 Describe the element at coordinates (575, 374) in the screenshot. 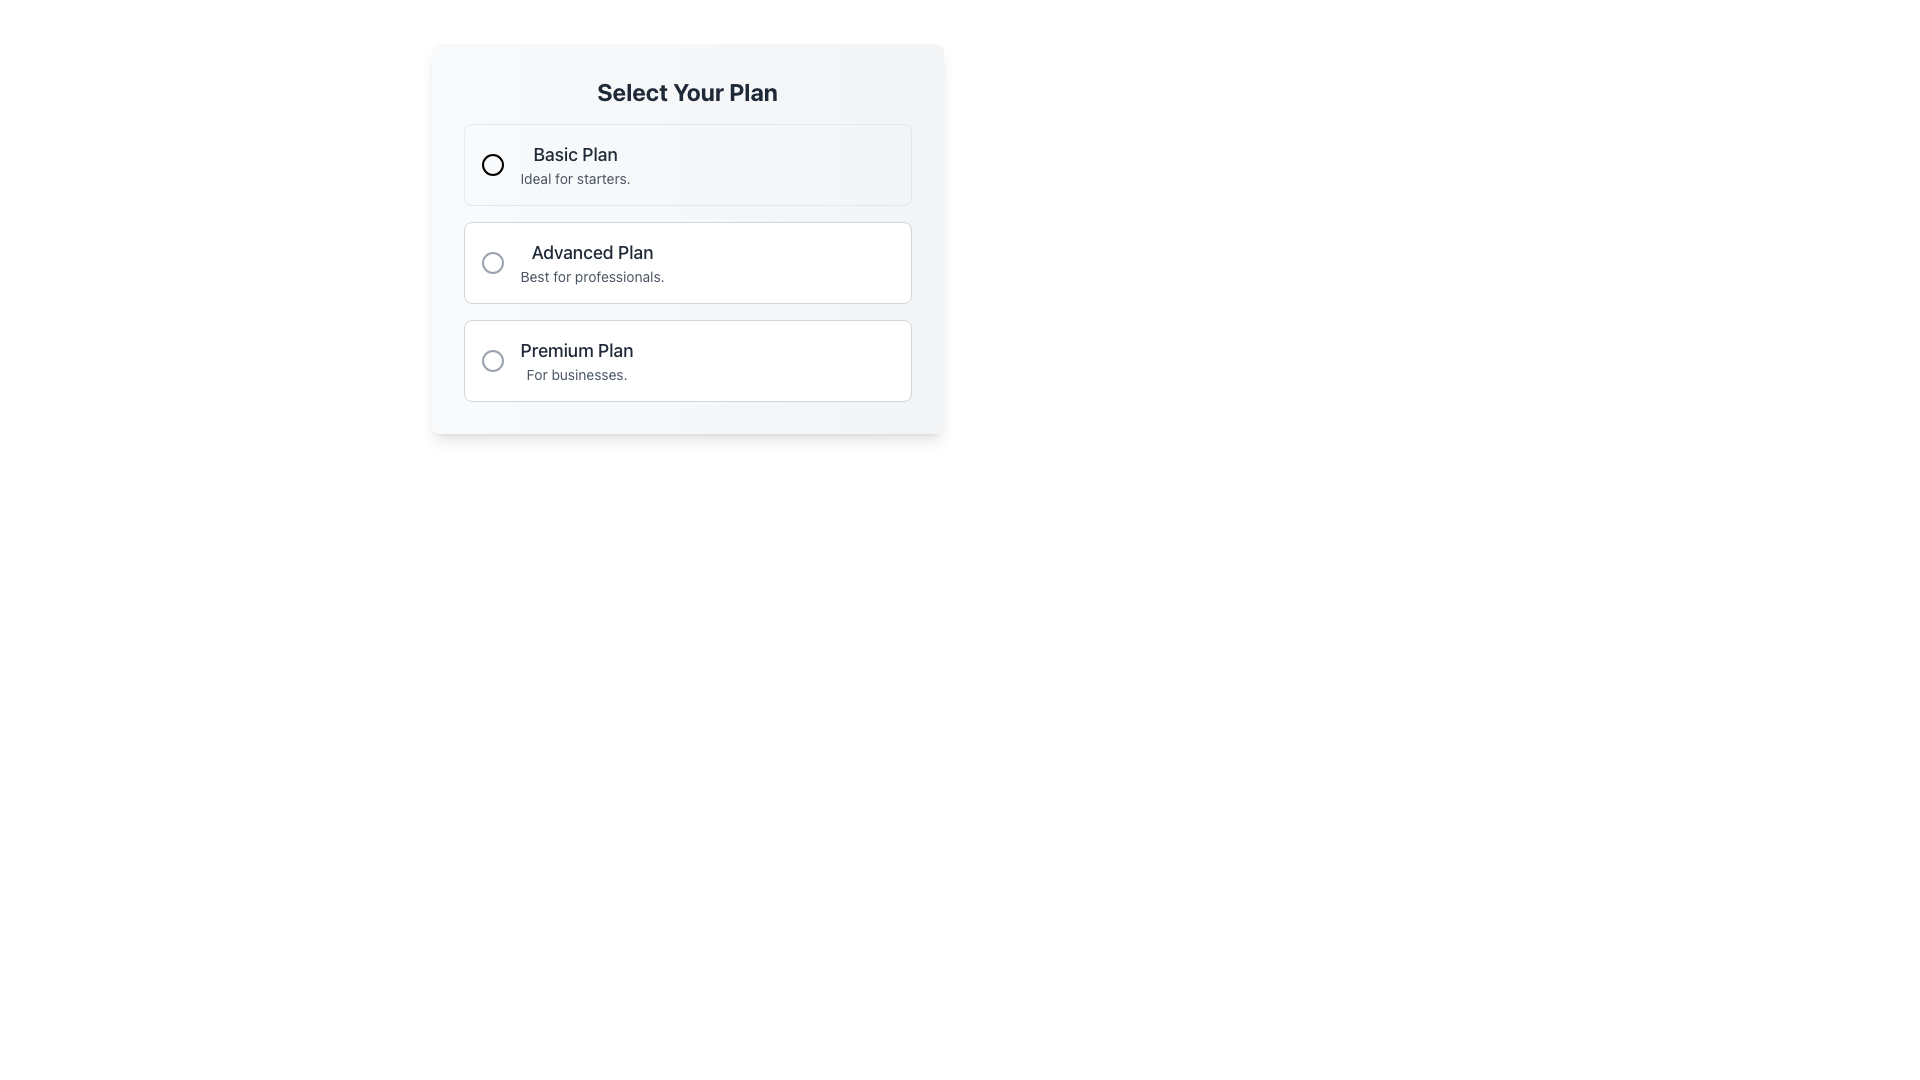

I see `the small text label reading 'For businesses.' which is styled in muted gray and positioned below the 'Premium Plan' header within the plan selection card` at that location.